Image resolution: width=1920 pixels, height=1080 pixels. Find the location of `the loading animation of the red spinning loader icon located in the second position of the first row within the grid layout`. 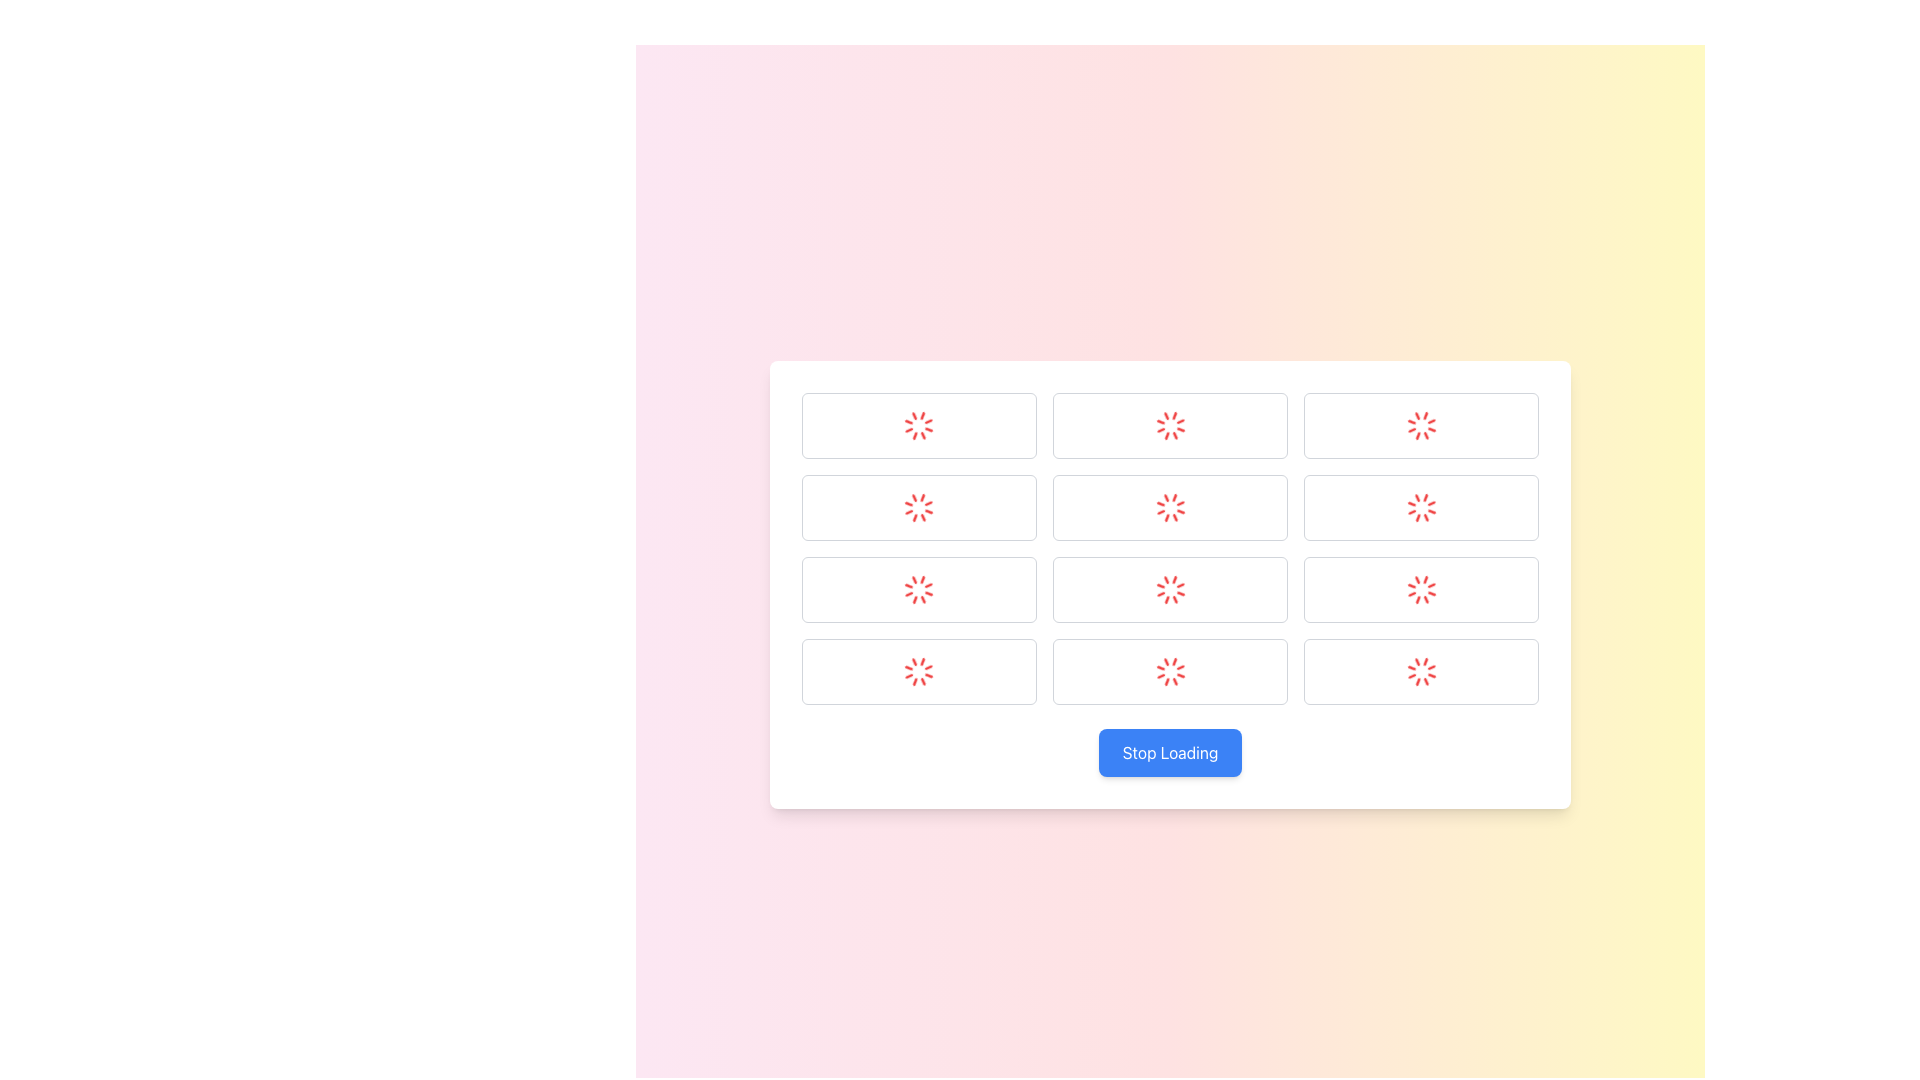

the loading animation of the red spinning loader icon located in the second position of the first row within the grid layout is located at coordinates (1170, 424).